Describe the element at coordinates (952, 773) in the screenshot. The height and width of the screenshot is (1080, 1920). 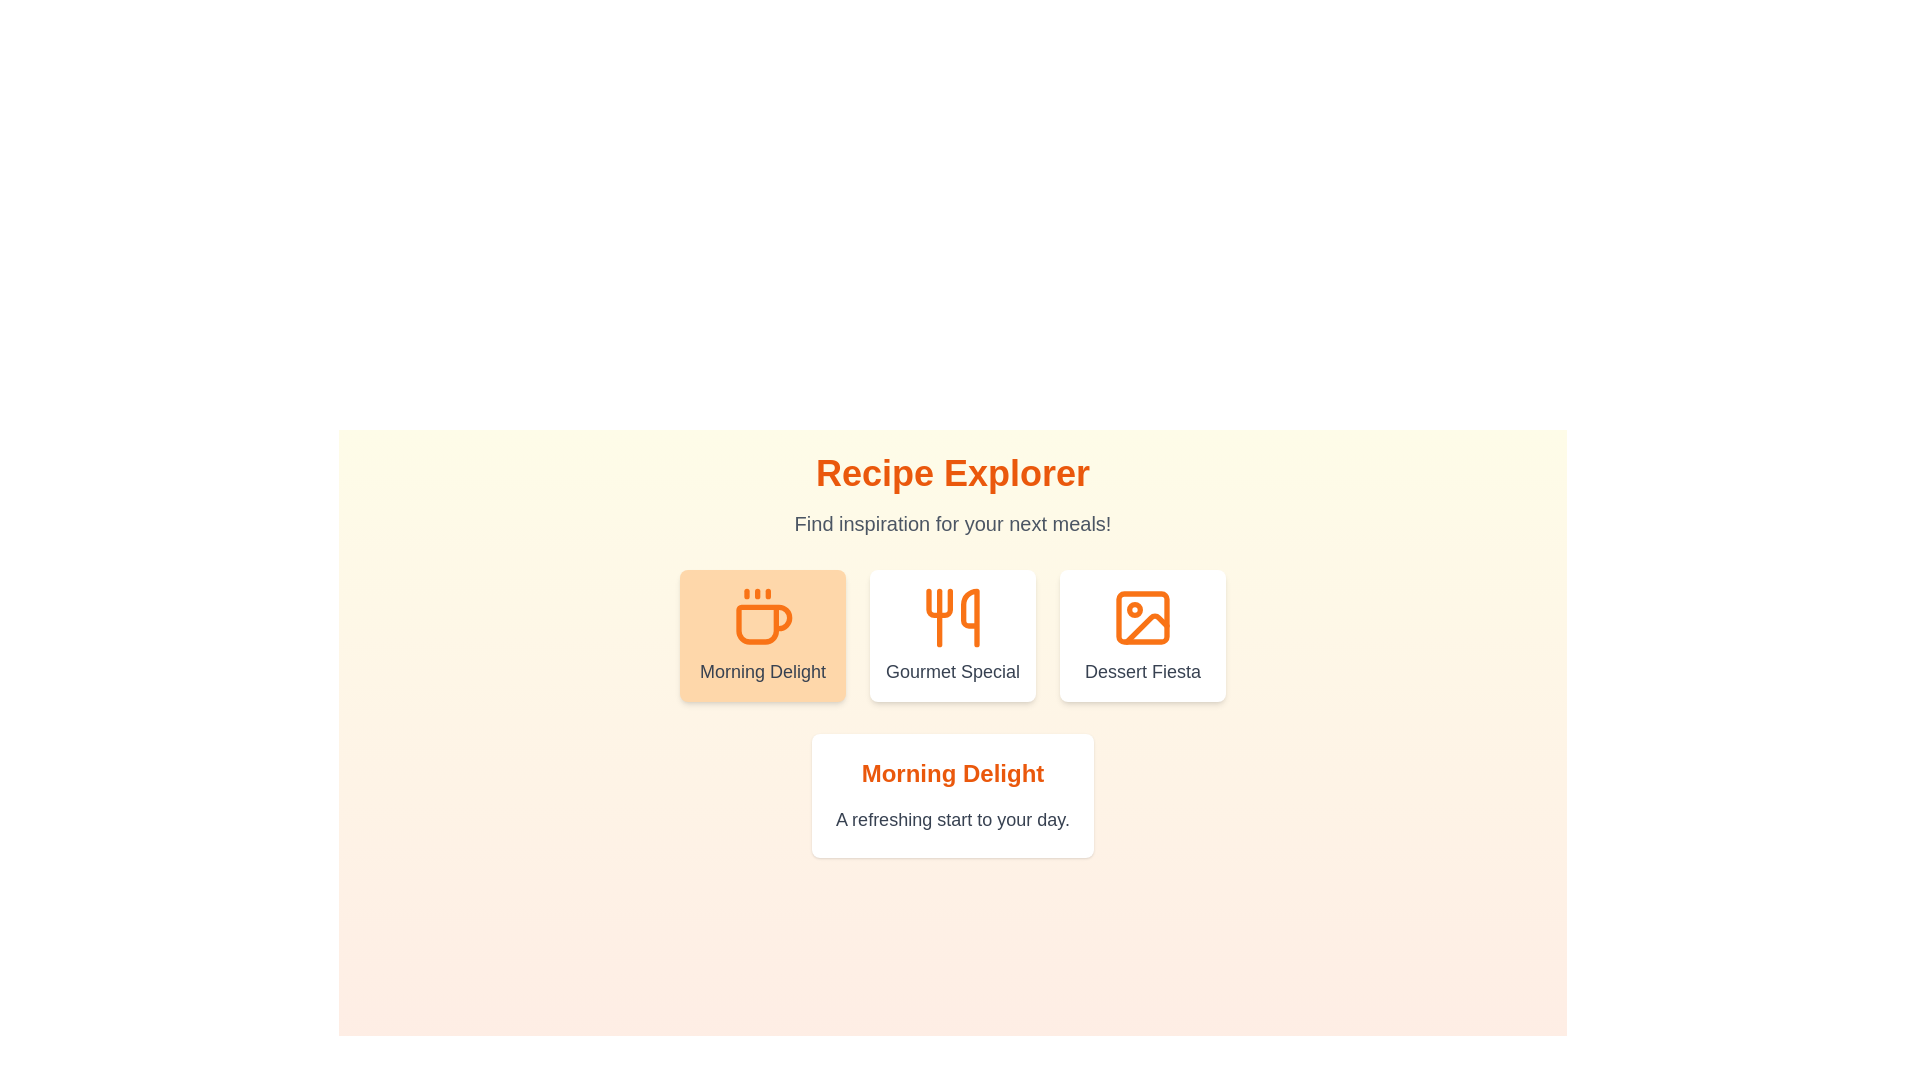
I see `the prominently styled Text Label with a large font size and bold typeface, presented in orange color against a white background, centrally positioned above the text 'A refreshing start to your day.'` at that location.